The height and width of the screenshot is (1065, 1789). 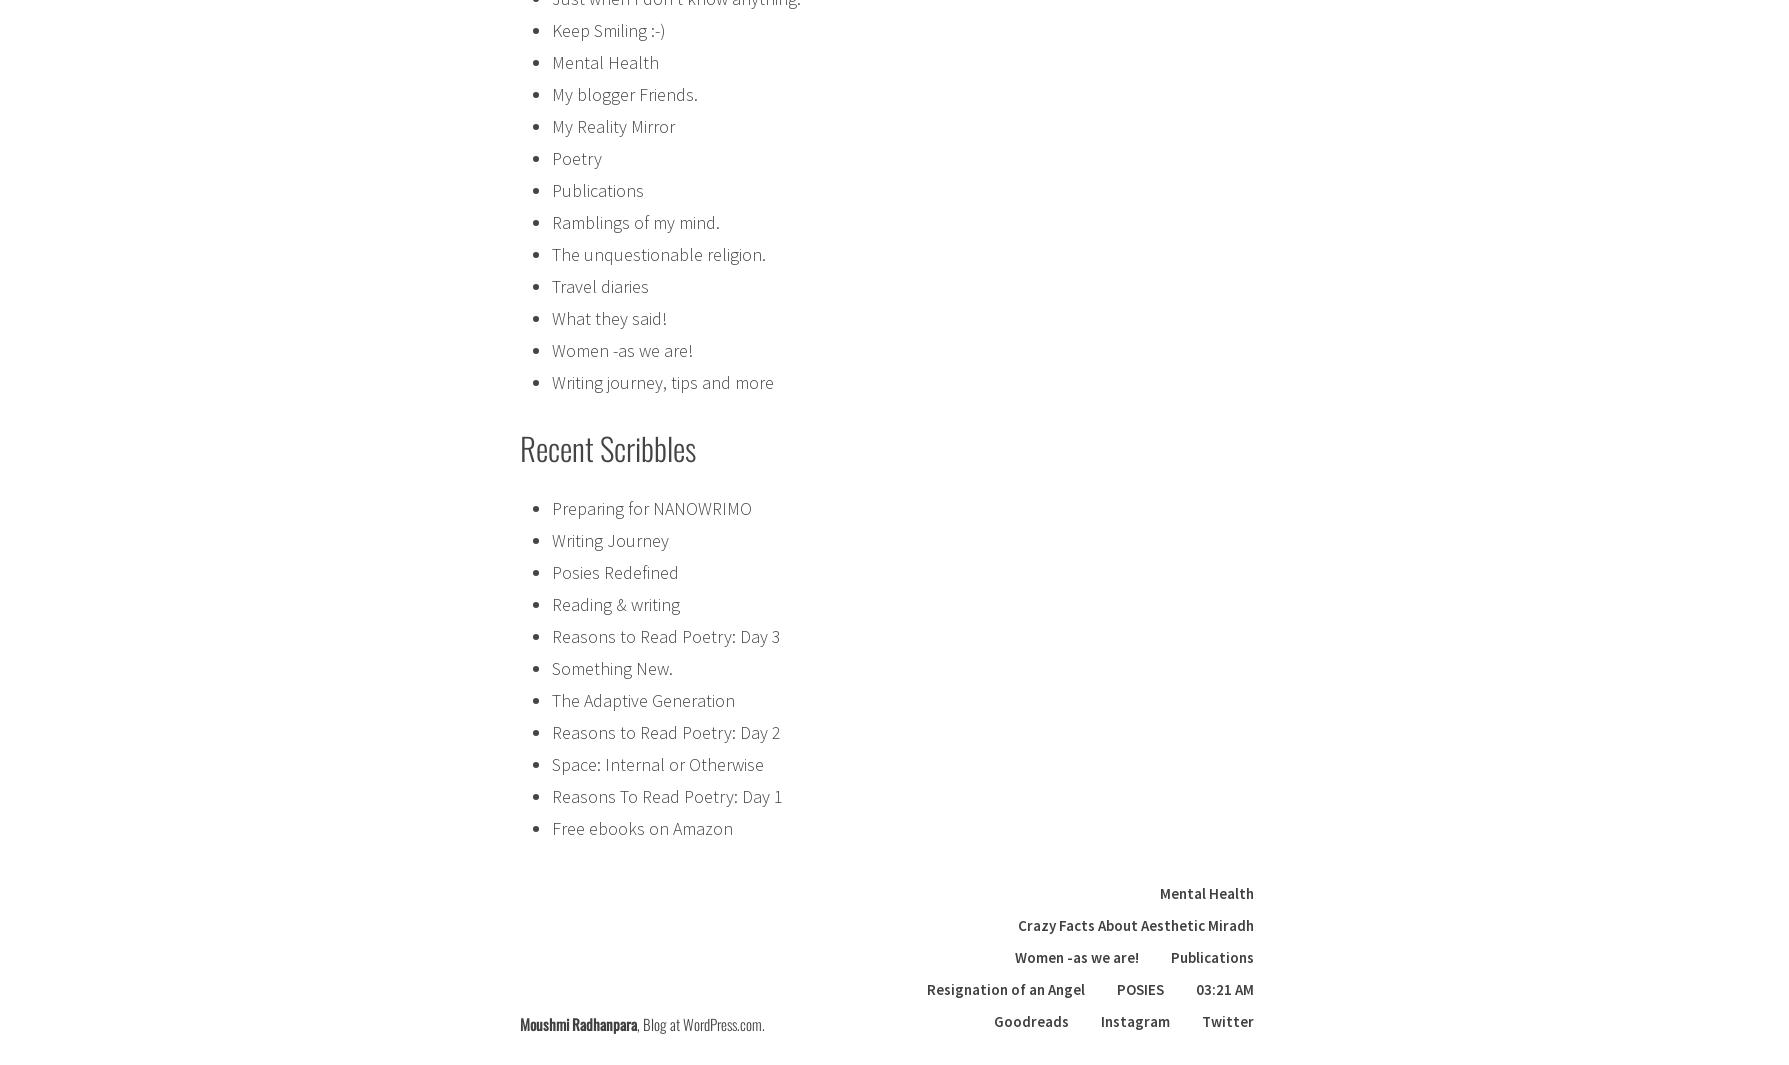 What do you see at coordinates (665, 636) in the screenshot?
I see `'Reasons to Read Poetry: Day 3'` at bounding box center [665, 636].